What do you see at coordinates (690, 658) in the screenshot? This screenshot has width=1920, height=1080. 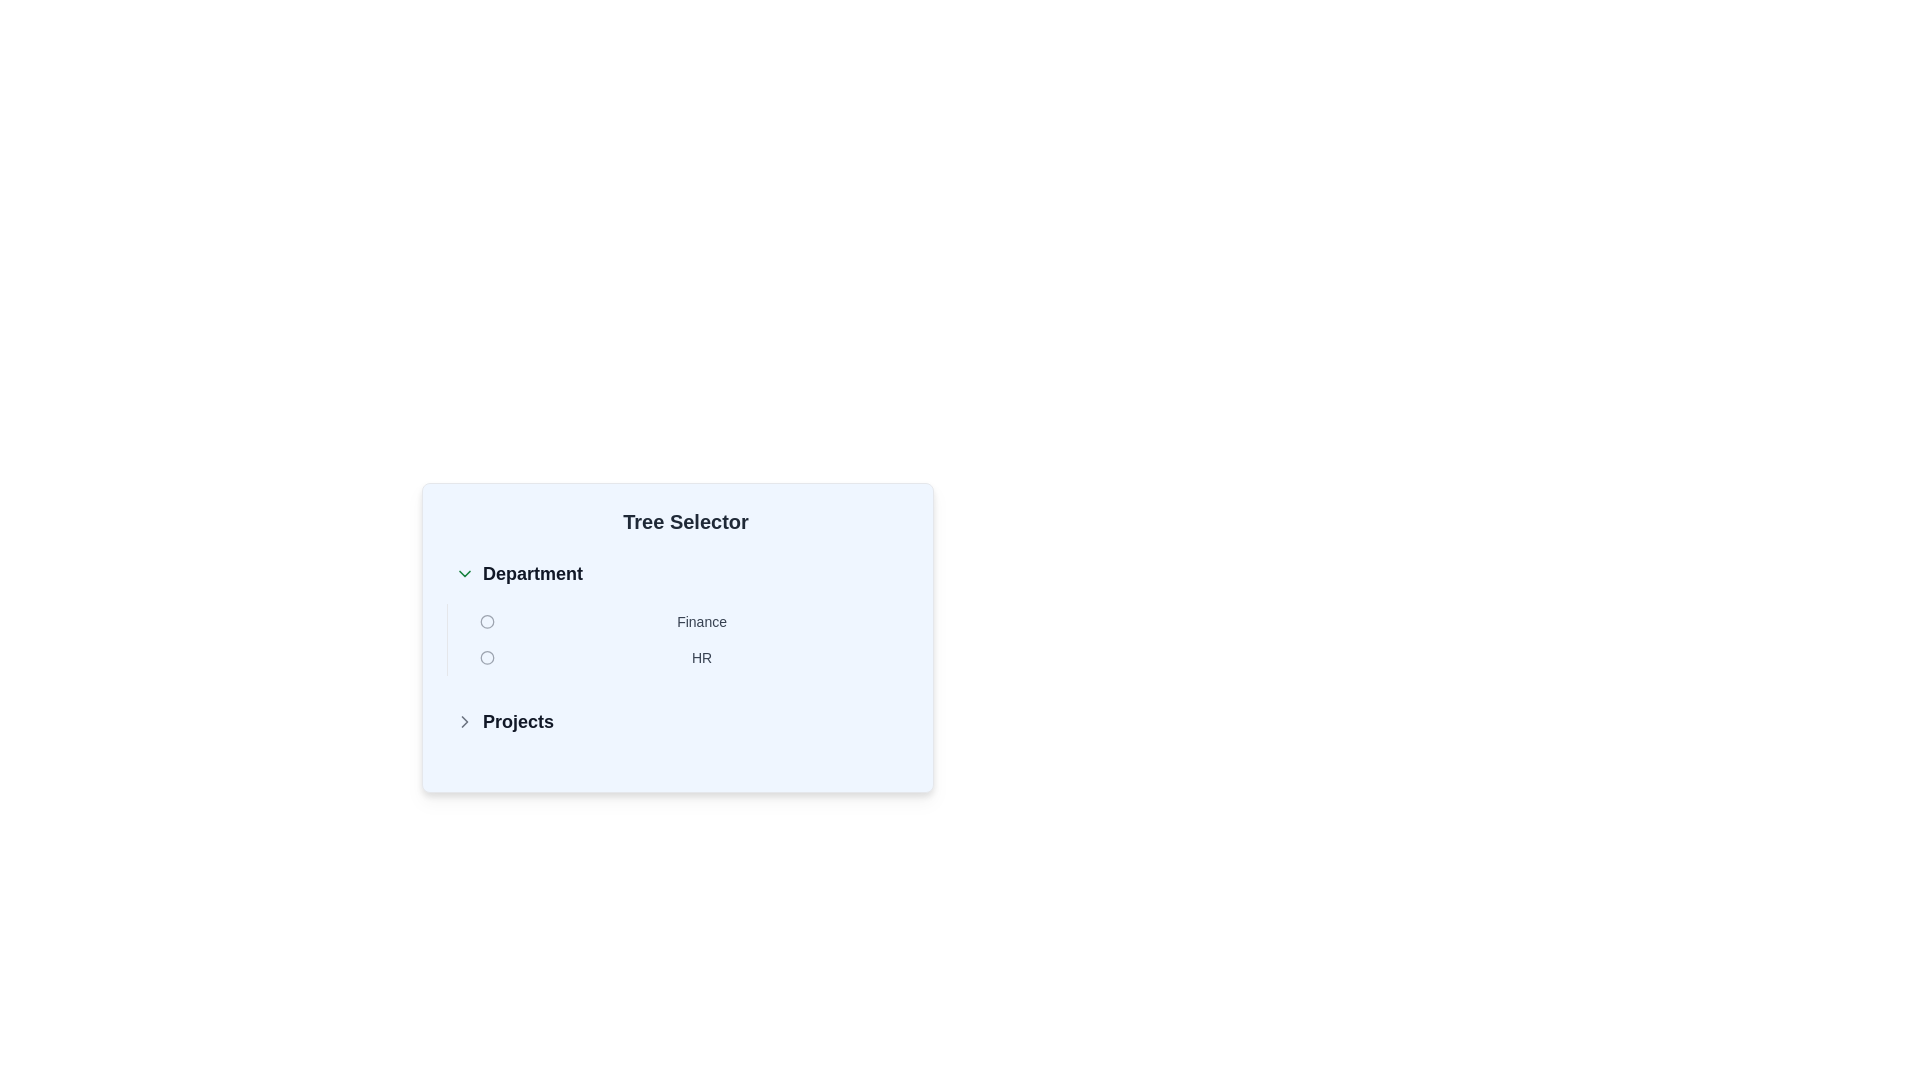 I see `the circular icon or the text 'HR' on the second item of the selectable list under the 'Department' section` at bounding box center [690, 658].